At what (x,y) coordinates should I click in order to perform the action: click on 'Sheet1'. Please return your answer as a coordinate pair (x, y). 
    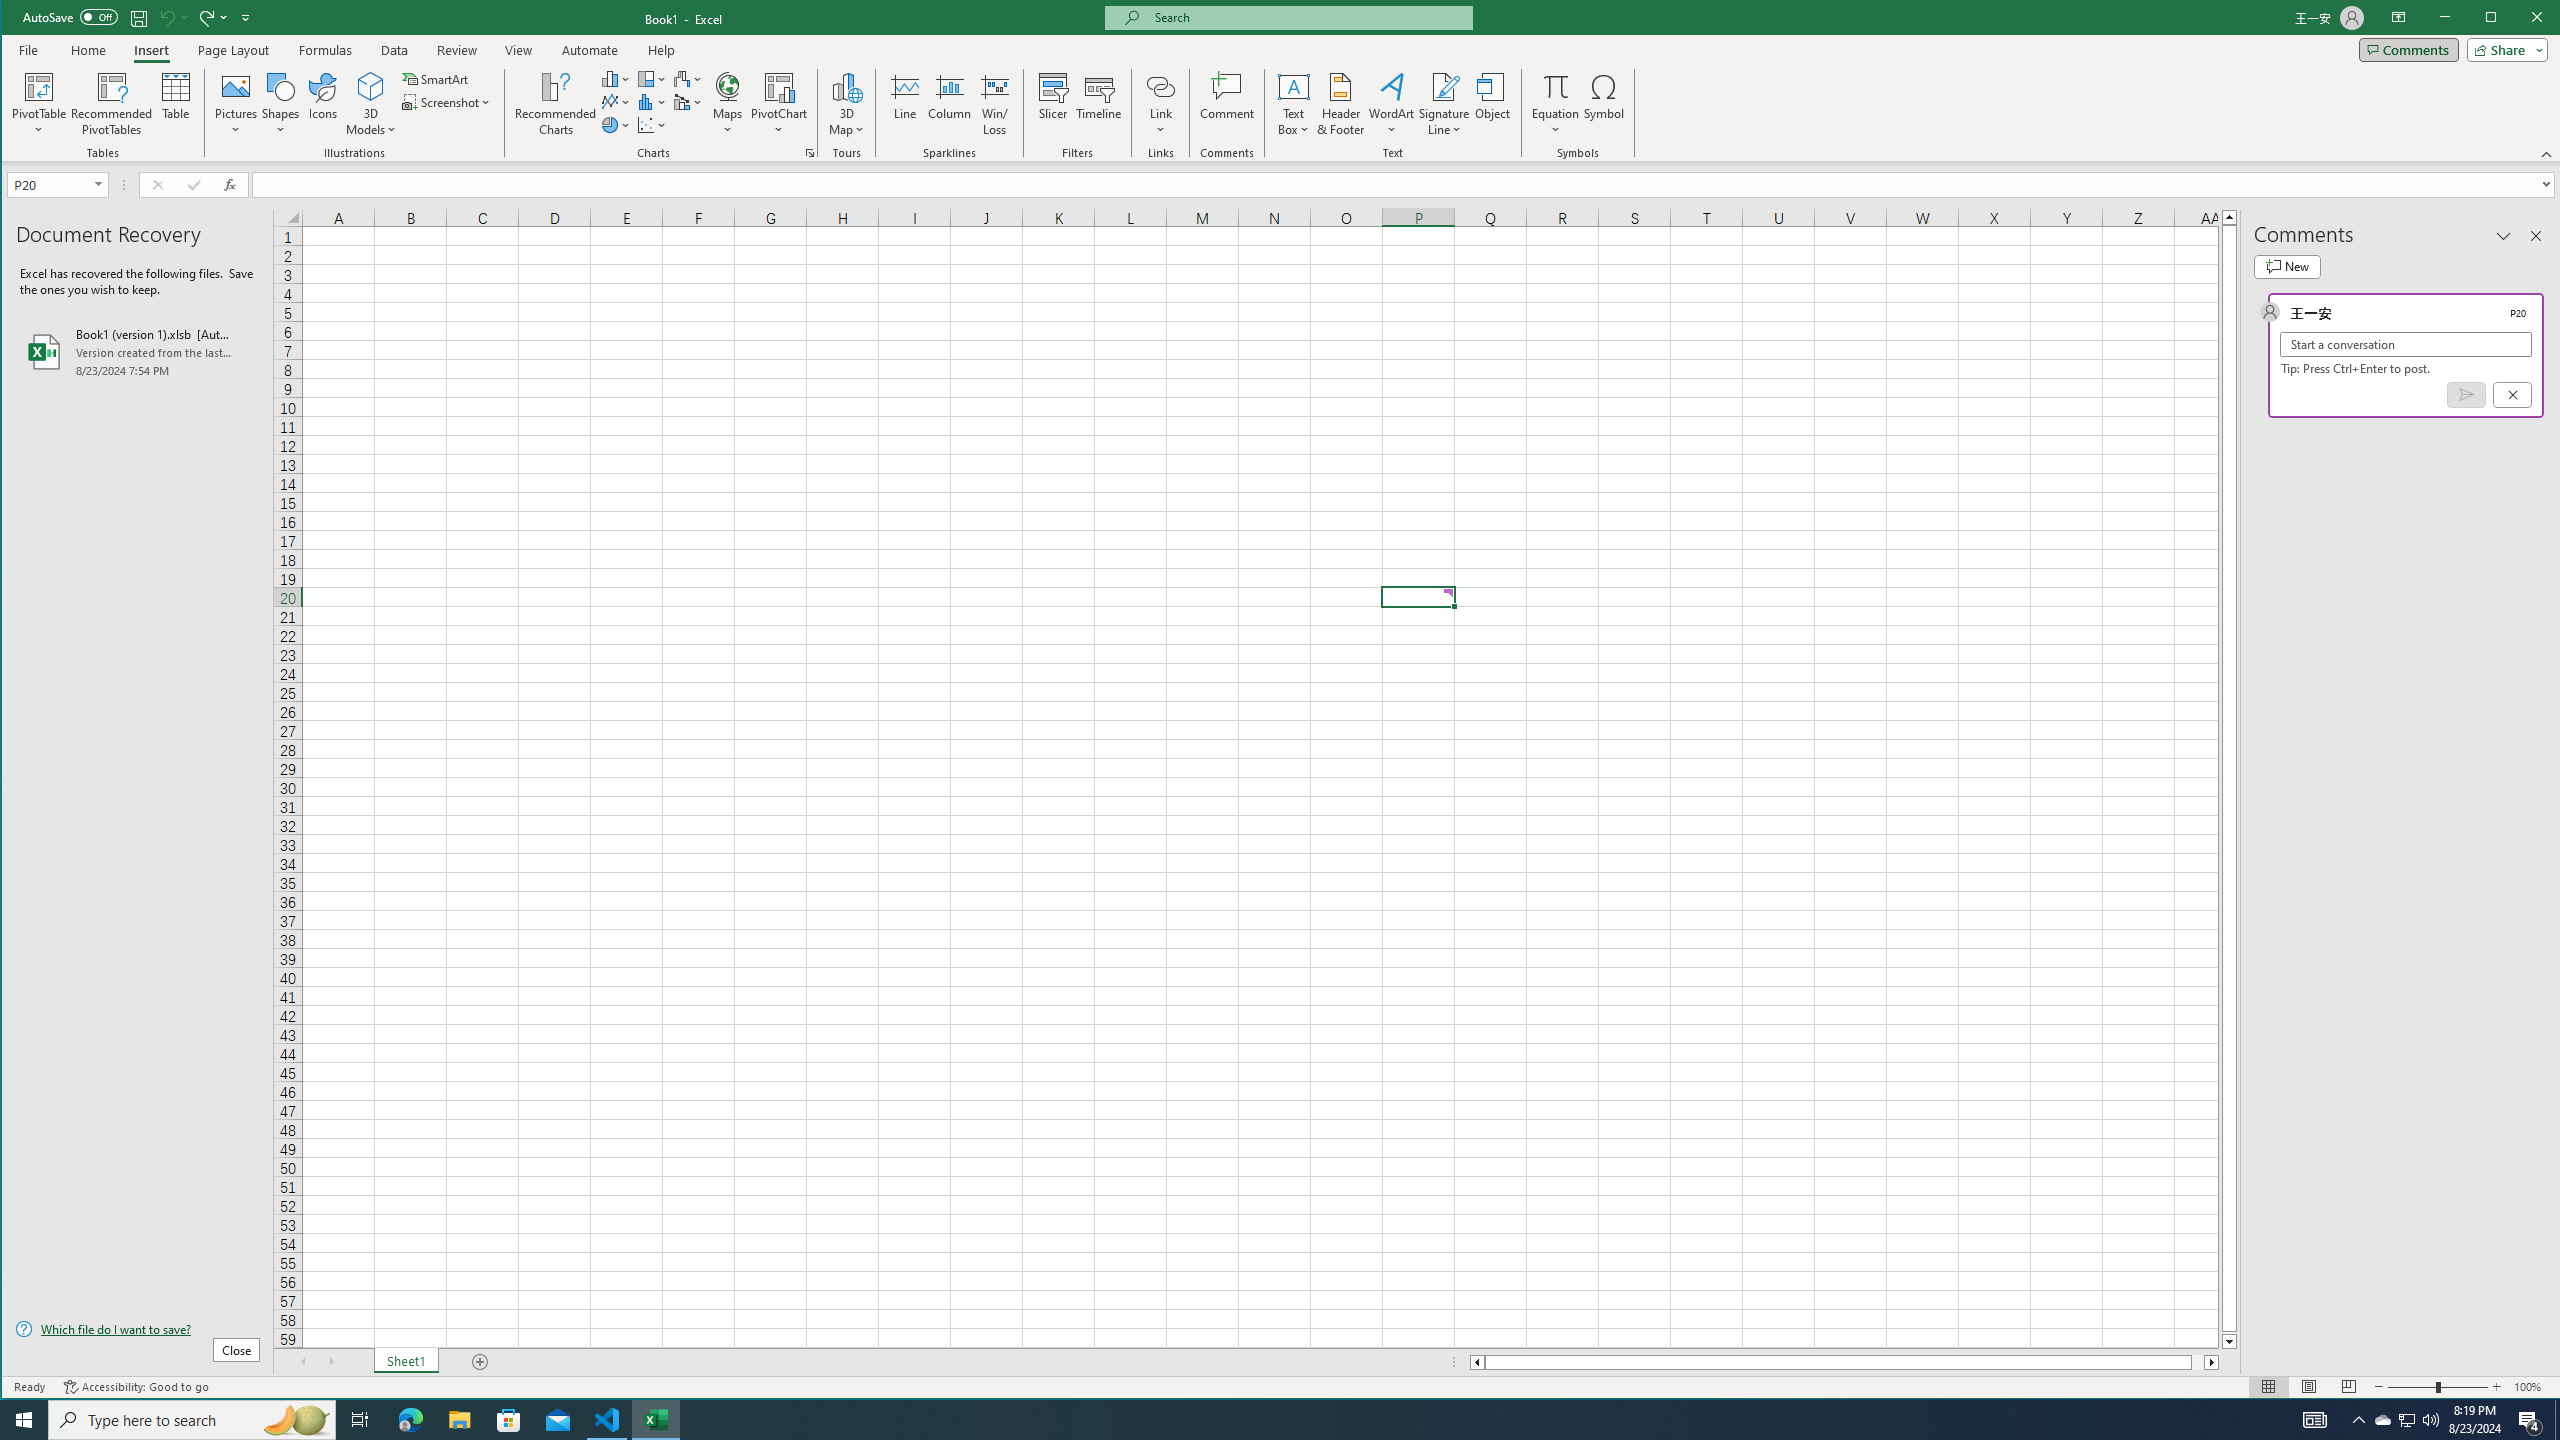
    Looking at the image, I should click on (404, 1362).